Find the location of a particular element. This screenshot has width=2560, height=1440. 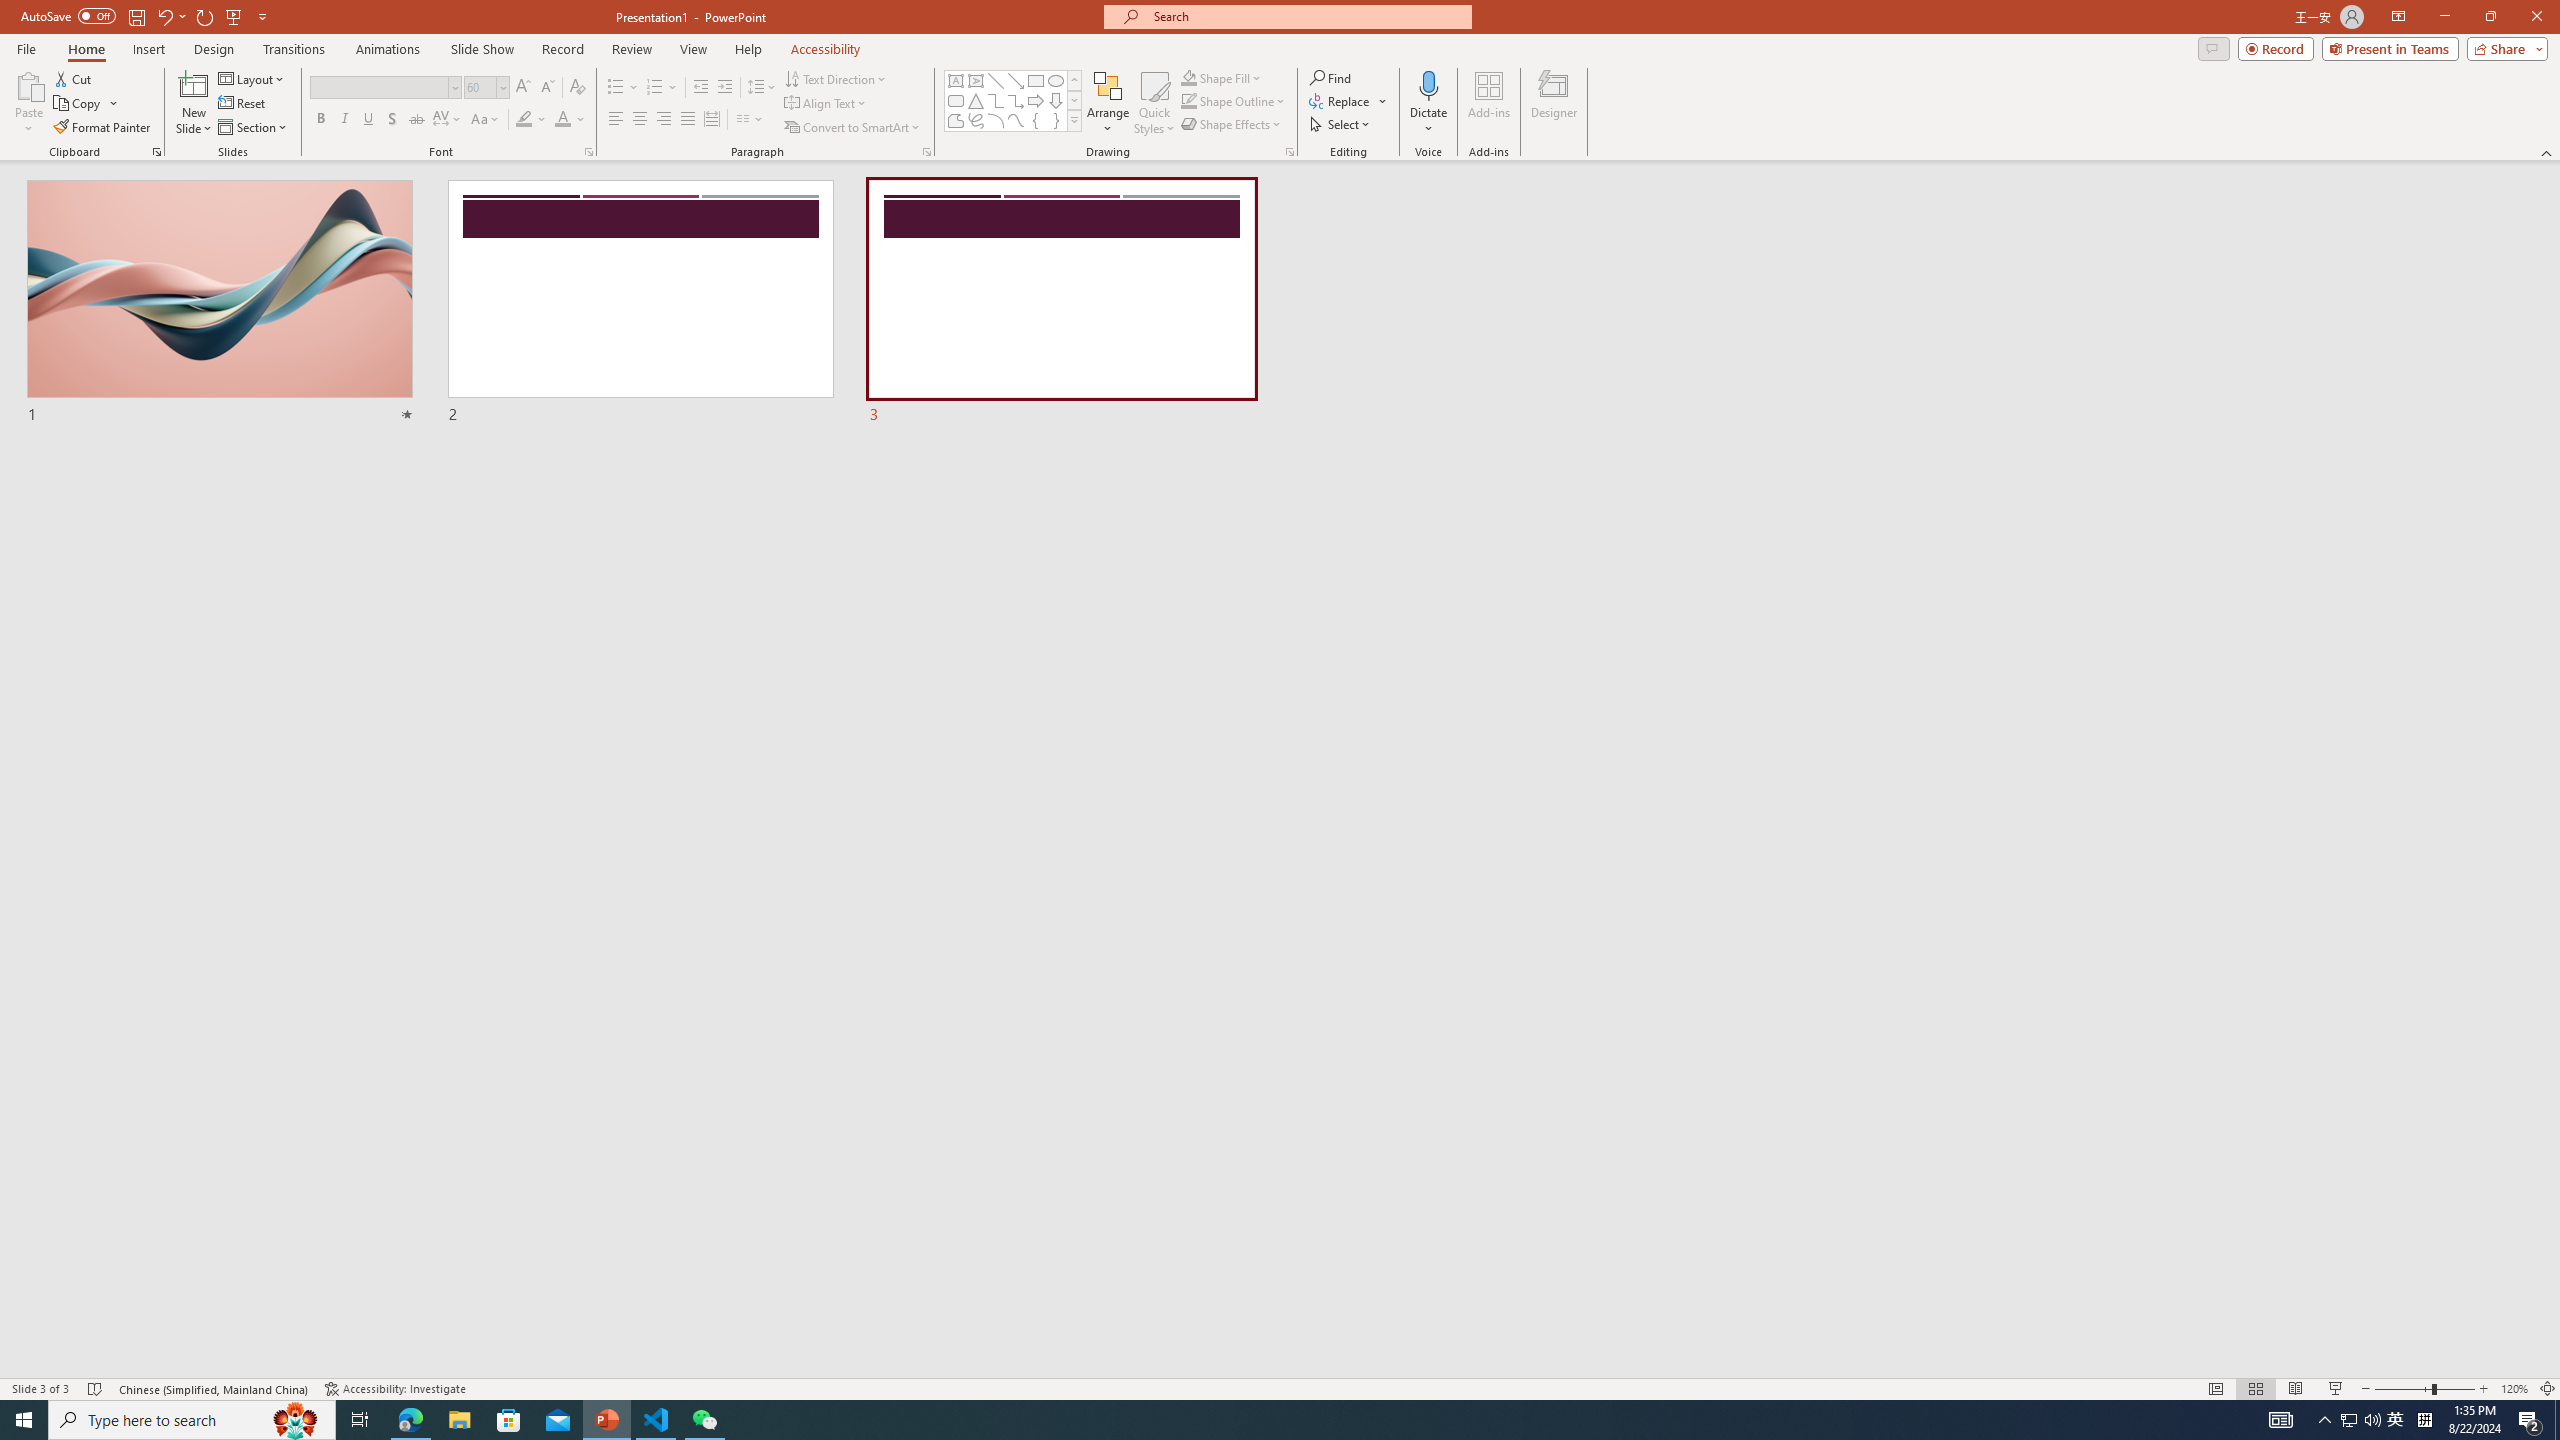

'Format Painter' is located at coordinates (102, 127).